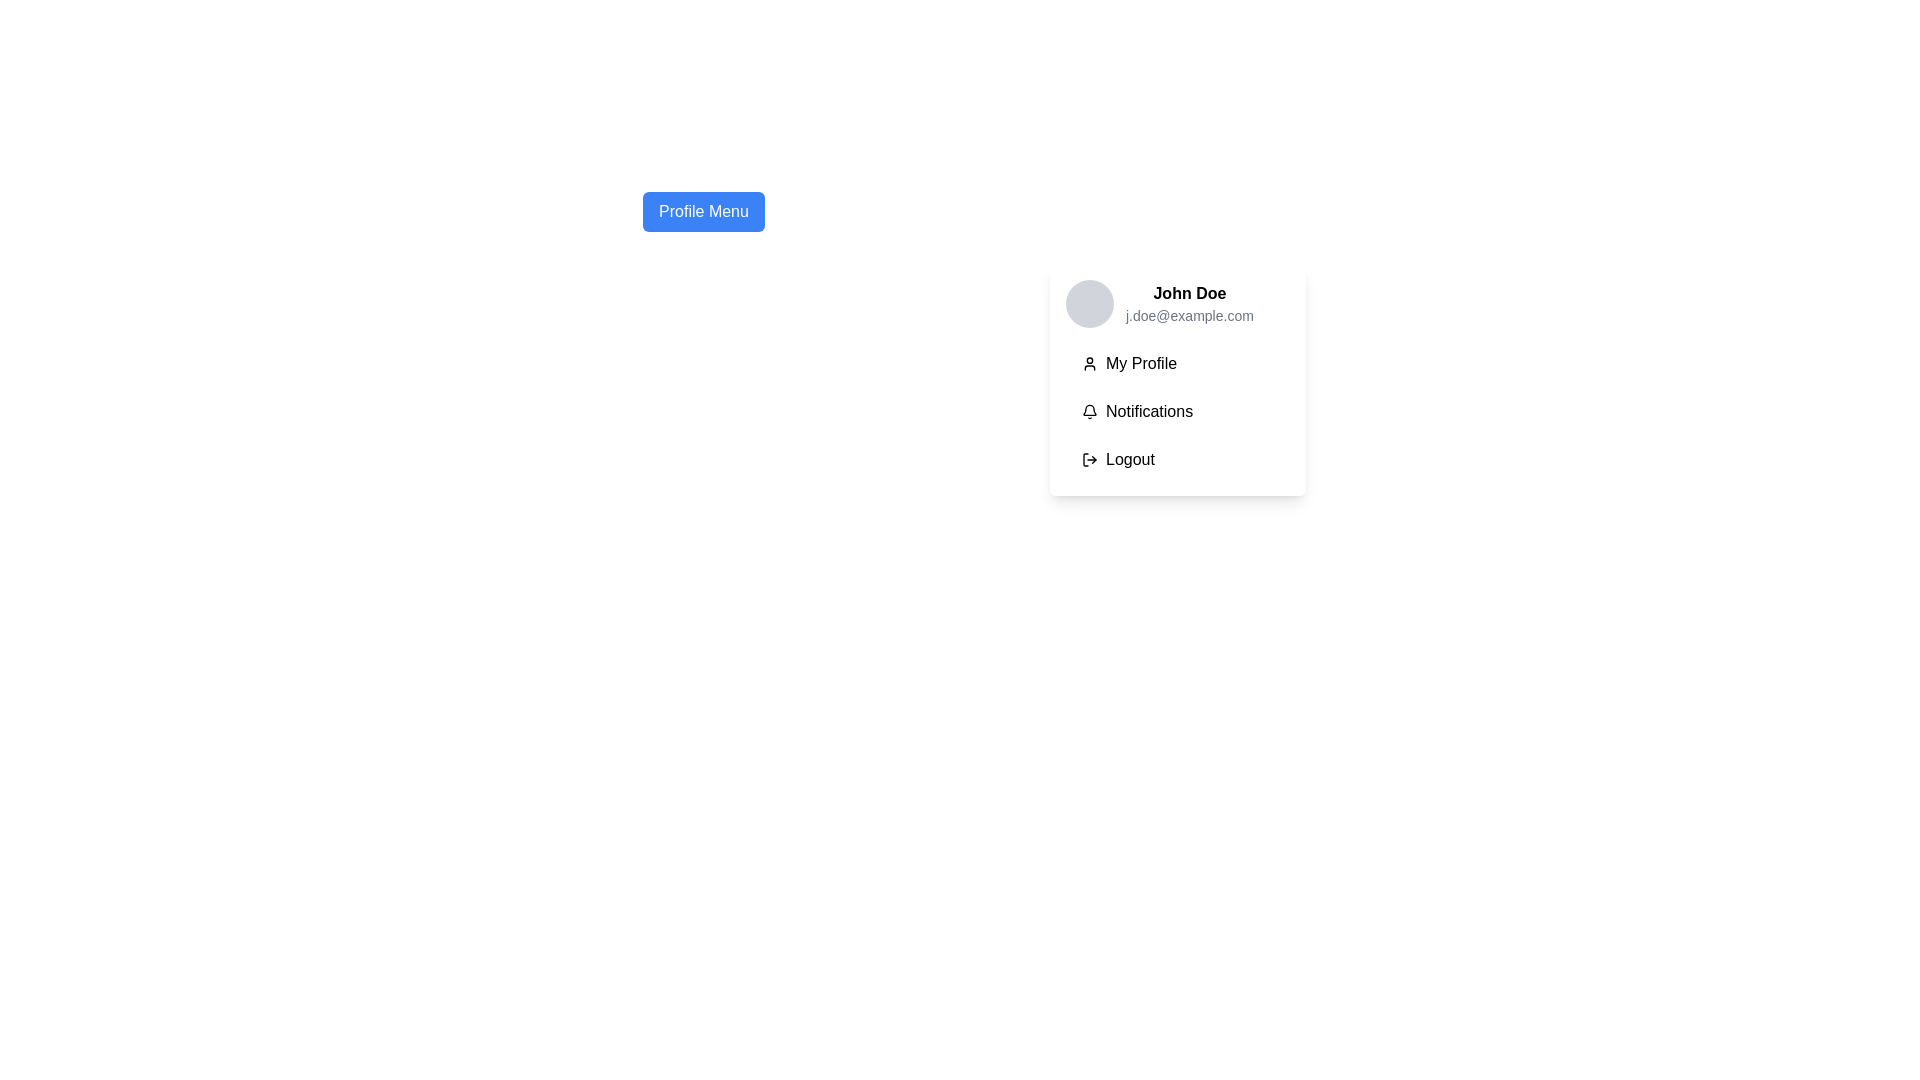 The image size is (1920, 1080). Describe the element at coordinates (1088, 363) in the screenshot. I see `the small user icon in the 'My Profile' section of the dropdown menu, which is a minimalist line-drawing style icon located to the left of the text label 'My Profile'` at that location.